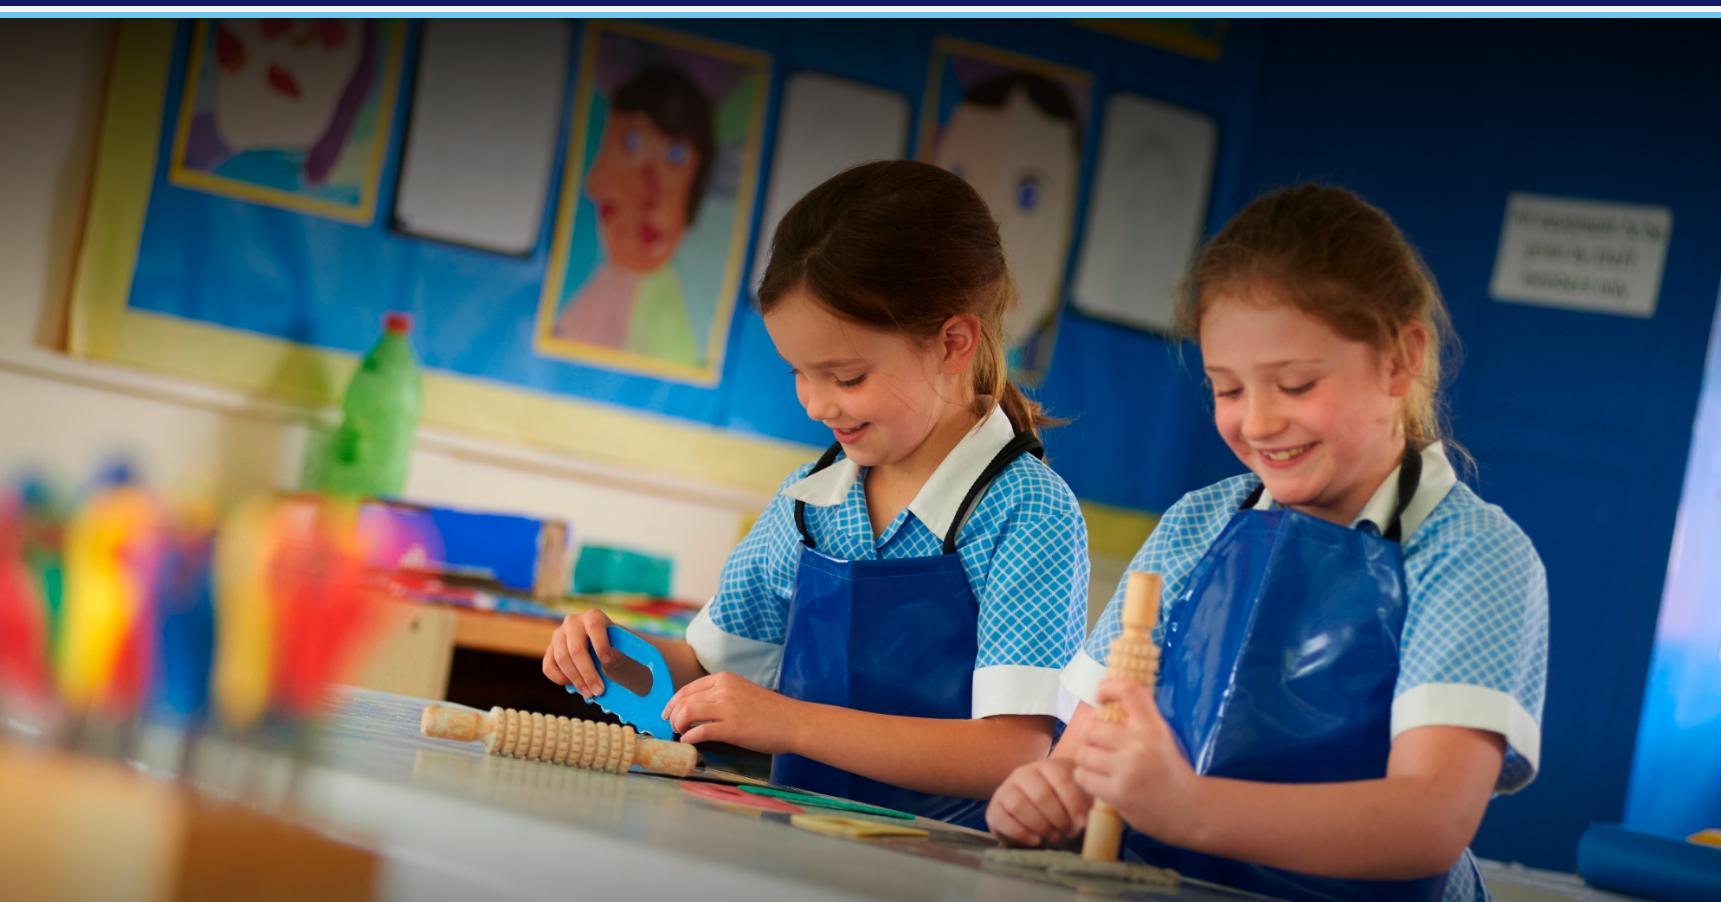 The height and width of the screenshot is (902, 1721). What do you see at coordinates (1084, 260) in the screenshot?
I see `'Calendar'` at bounding box center [1084, 260].